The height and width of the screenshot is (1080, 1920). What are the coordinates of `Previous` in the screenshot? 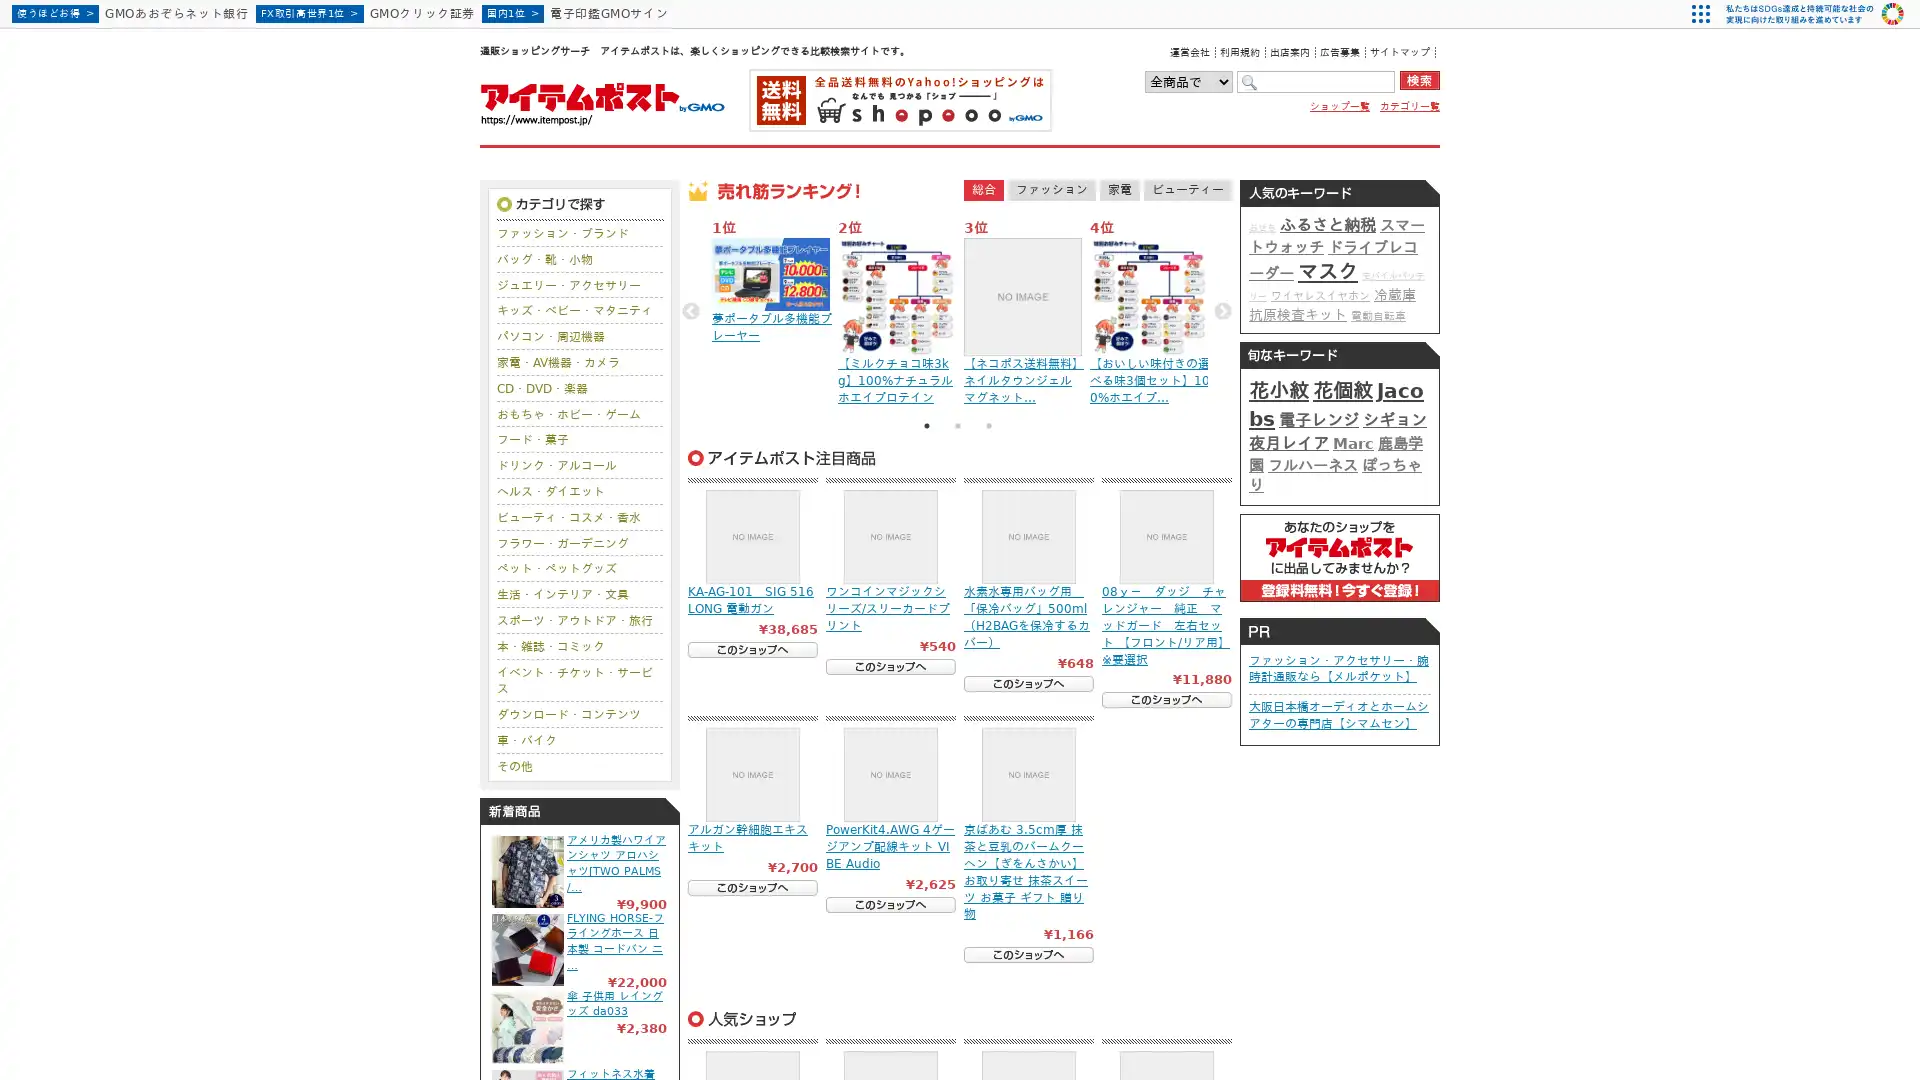 It's located at (691, 312).